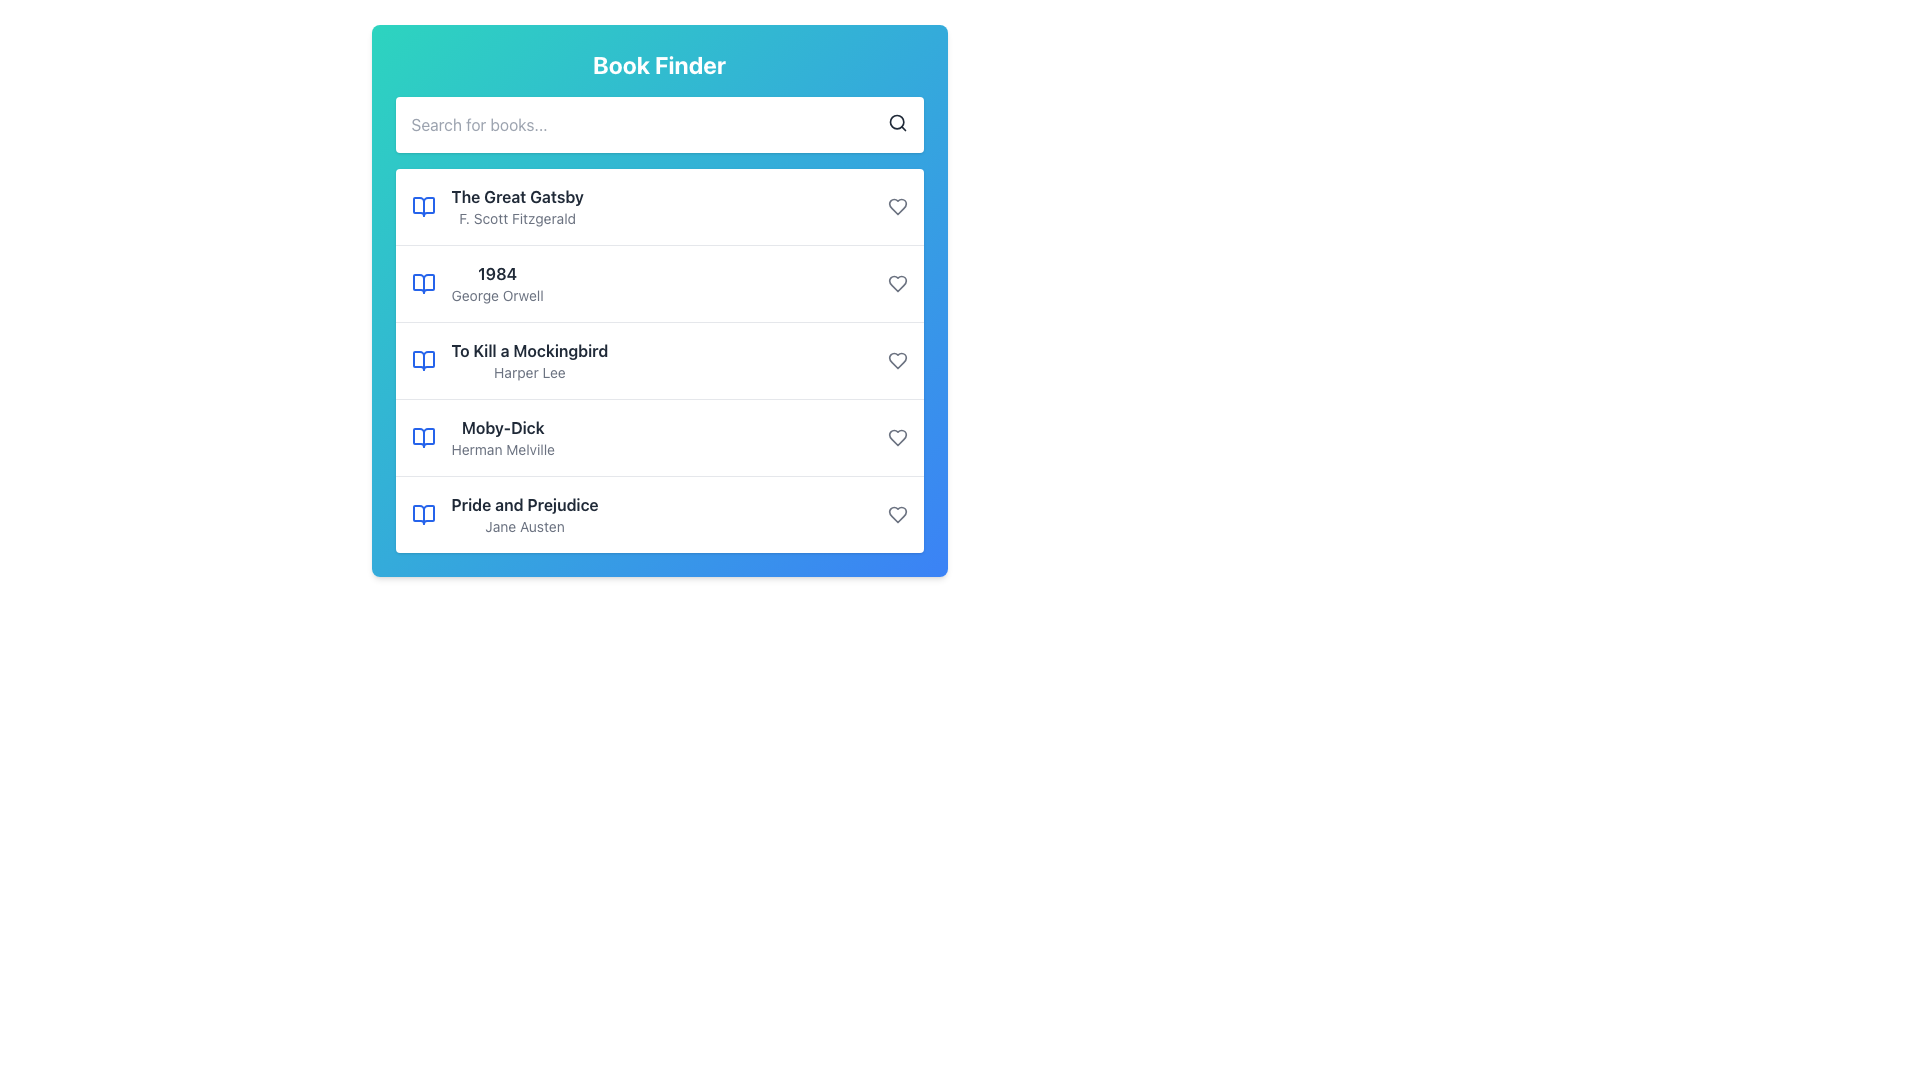  What do you see at coordinates (422, 207) in the screenshot?
I see `the open book icon representing 'The Great Gatsby' by F. Scott Fitzgerald, which is styled with blue strokes and is the first item in a list of similar icons` at bounding box center [422, 207].